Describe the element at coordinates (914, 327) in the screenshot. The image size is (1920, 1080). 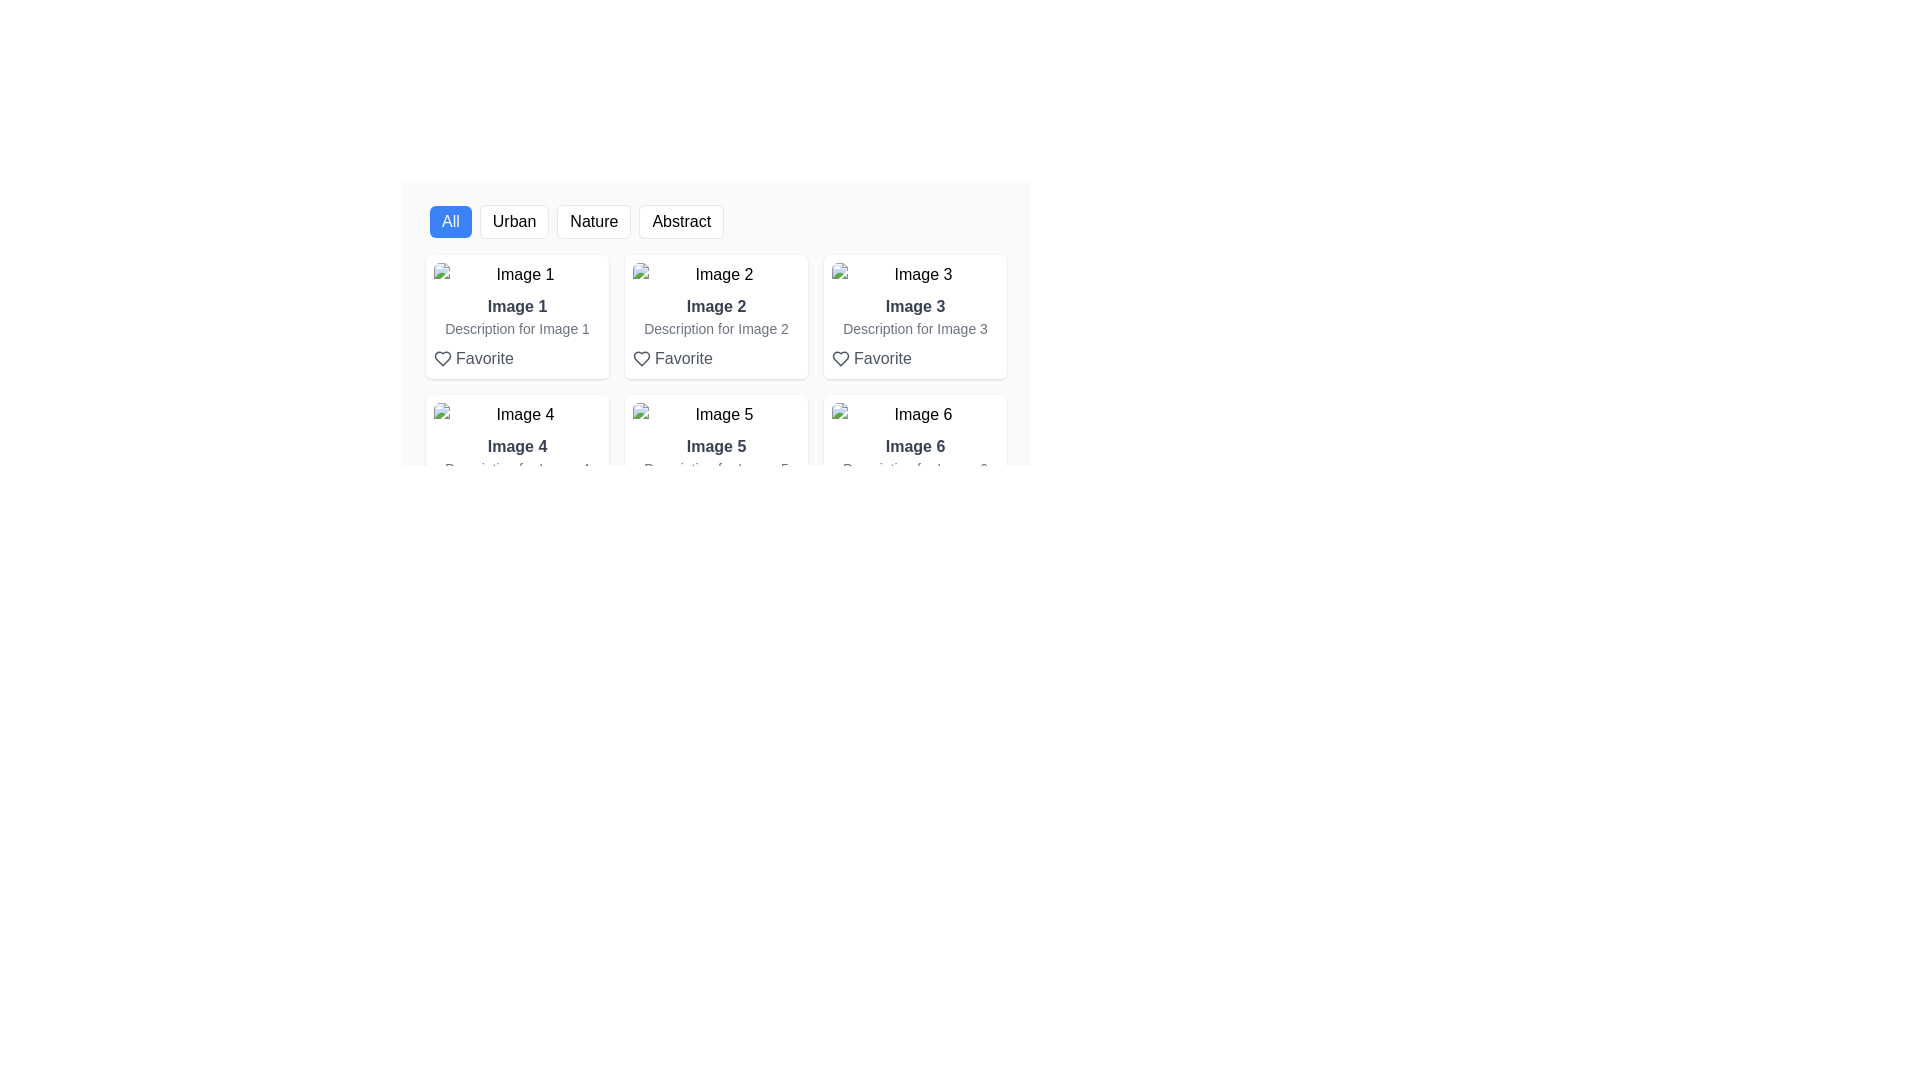
I see `the descriptive text label that provides additional information about the 'Image 3' section, located just beneath the 'Image 3' title and above the 'Favorite' section in the top-right card of the layout` at that location.